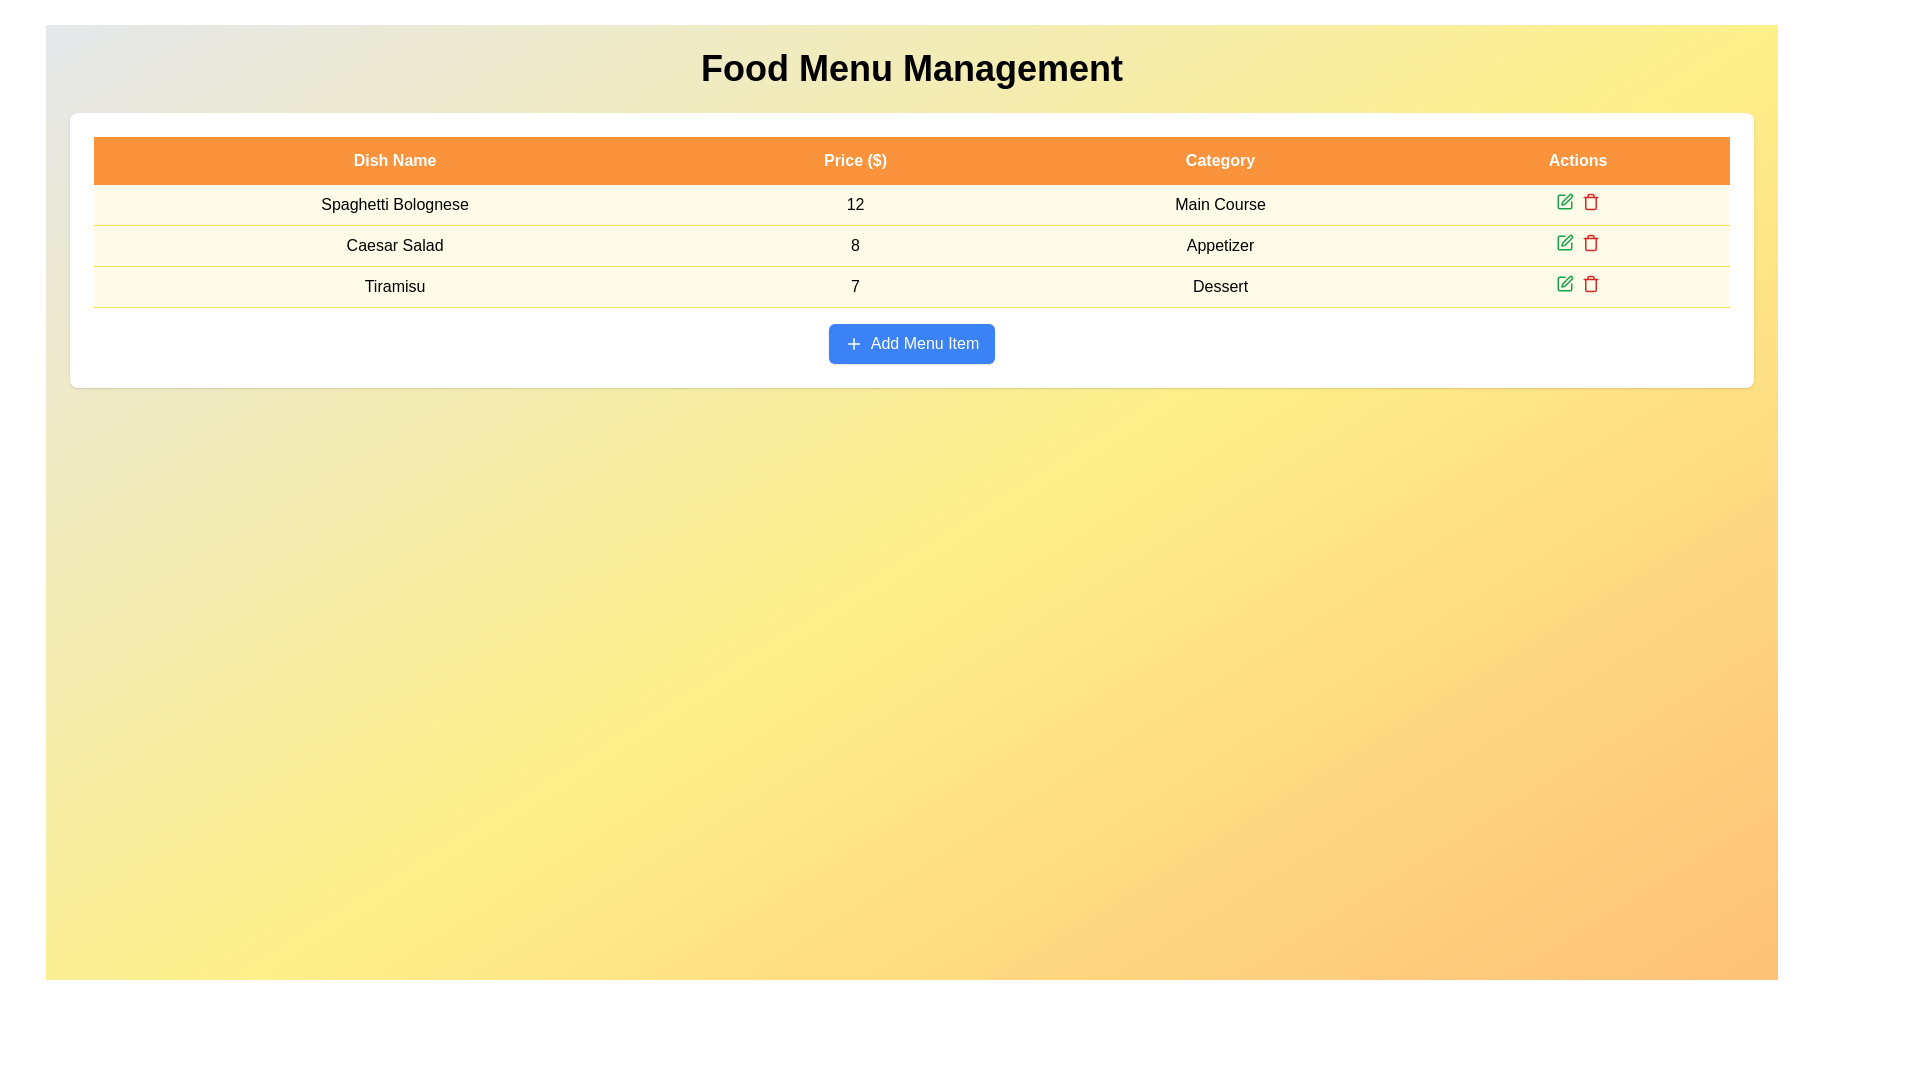 This screenshot has width=1920, height=1080. I want to click on the delete button in the Actions column of the table for the Tiramisu dish, so click(1590, 284).